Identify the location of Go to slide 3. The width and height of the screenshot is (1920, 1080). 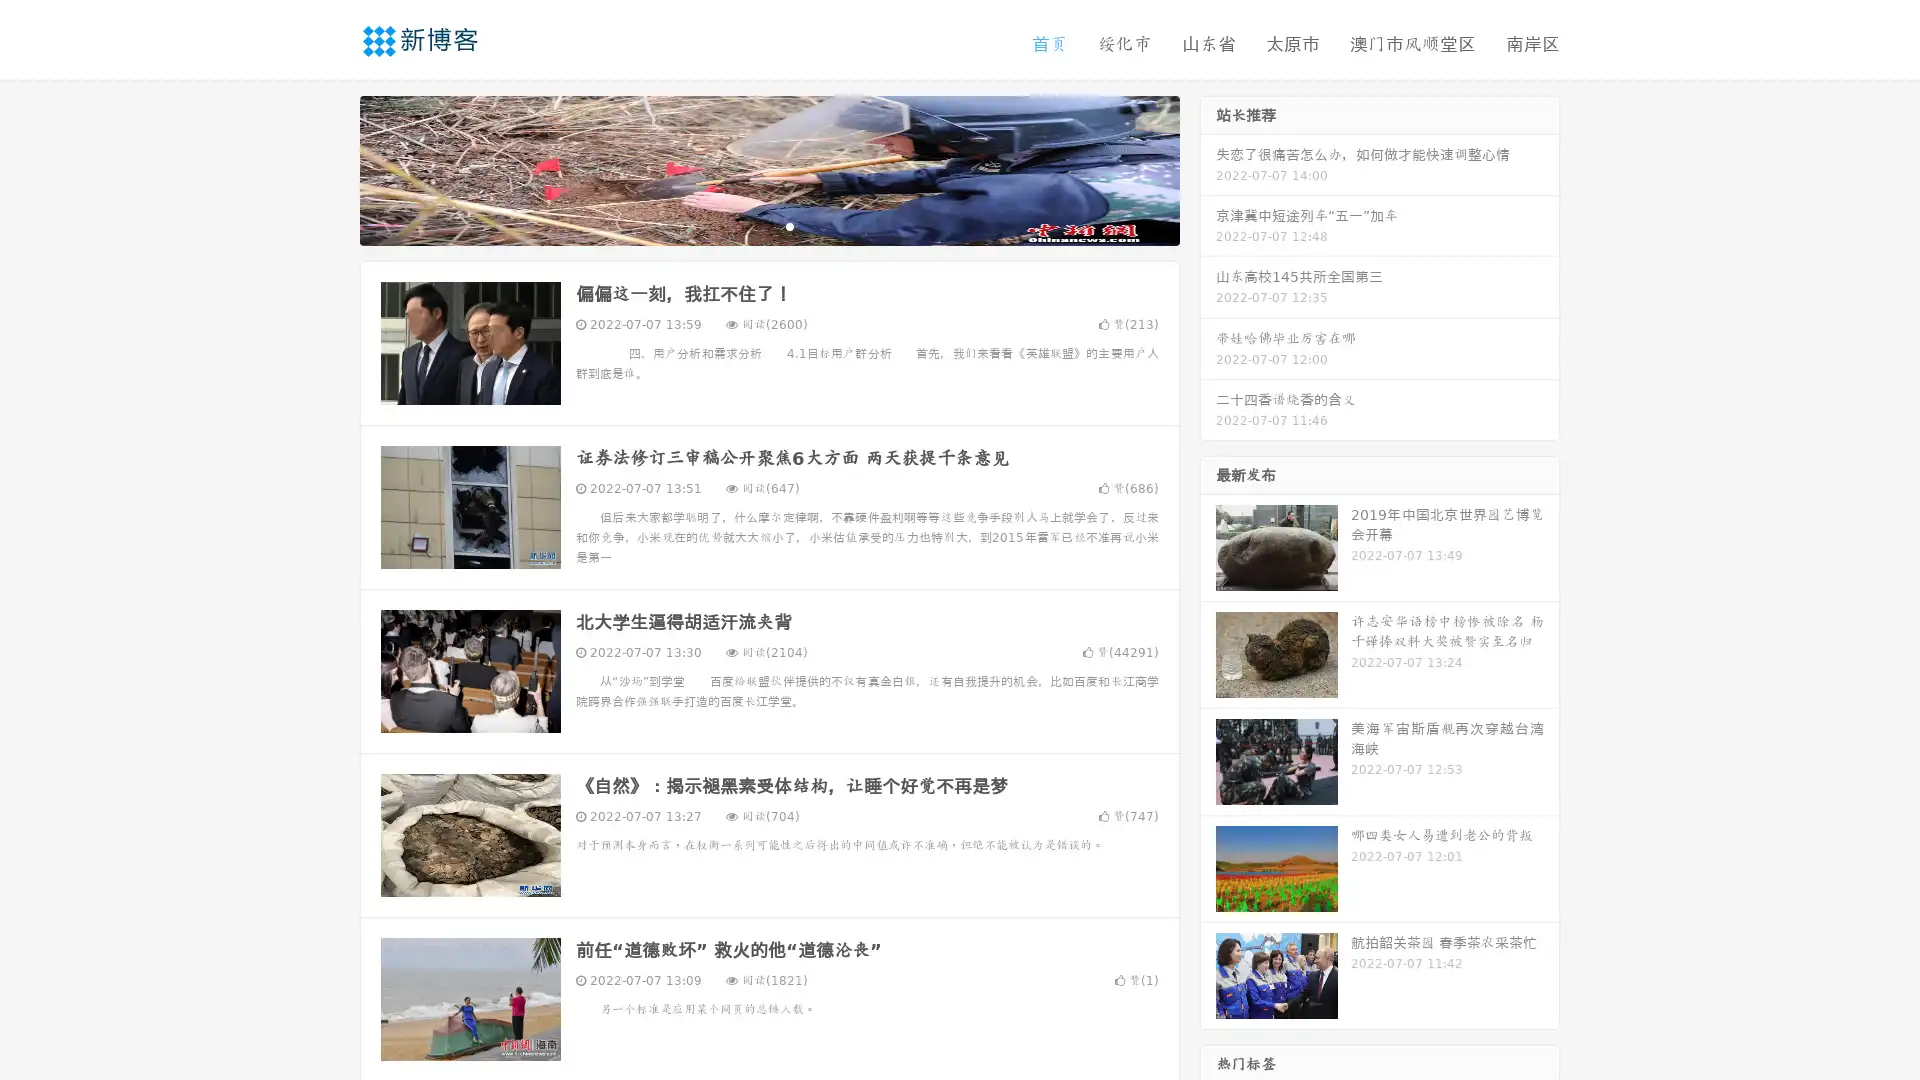
(789, 225).